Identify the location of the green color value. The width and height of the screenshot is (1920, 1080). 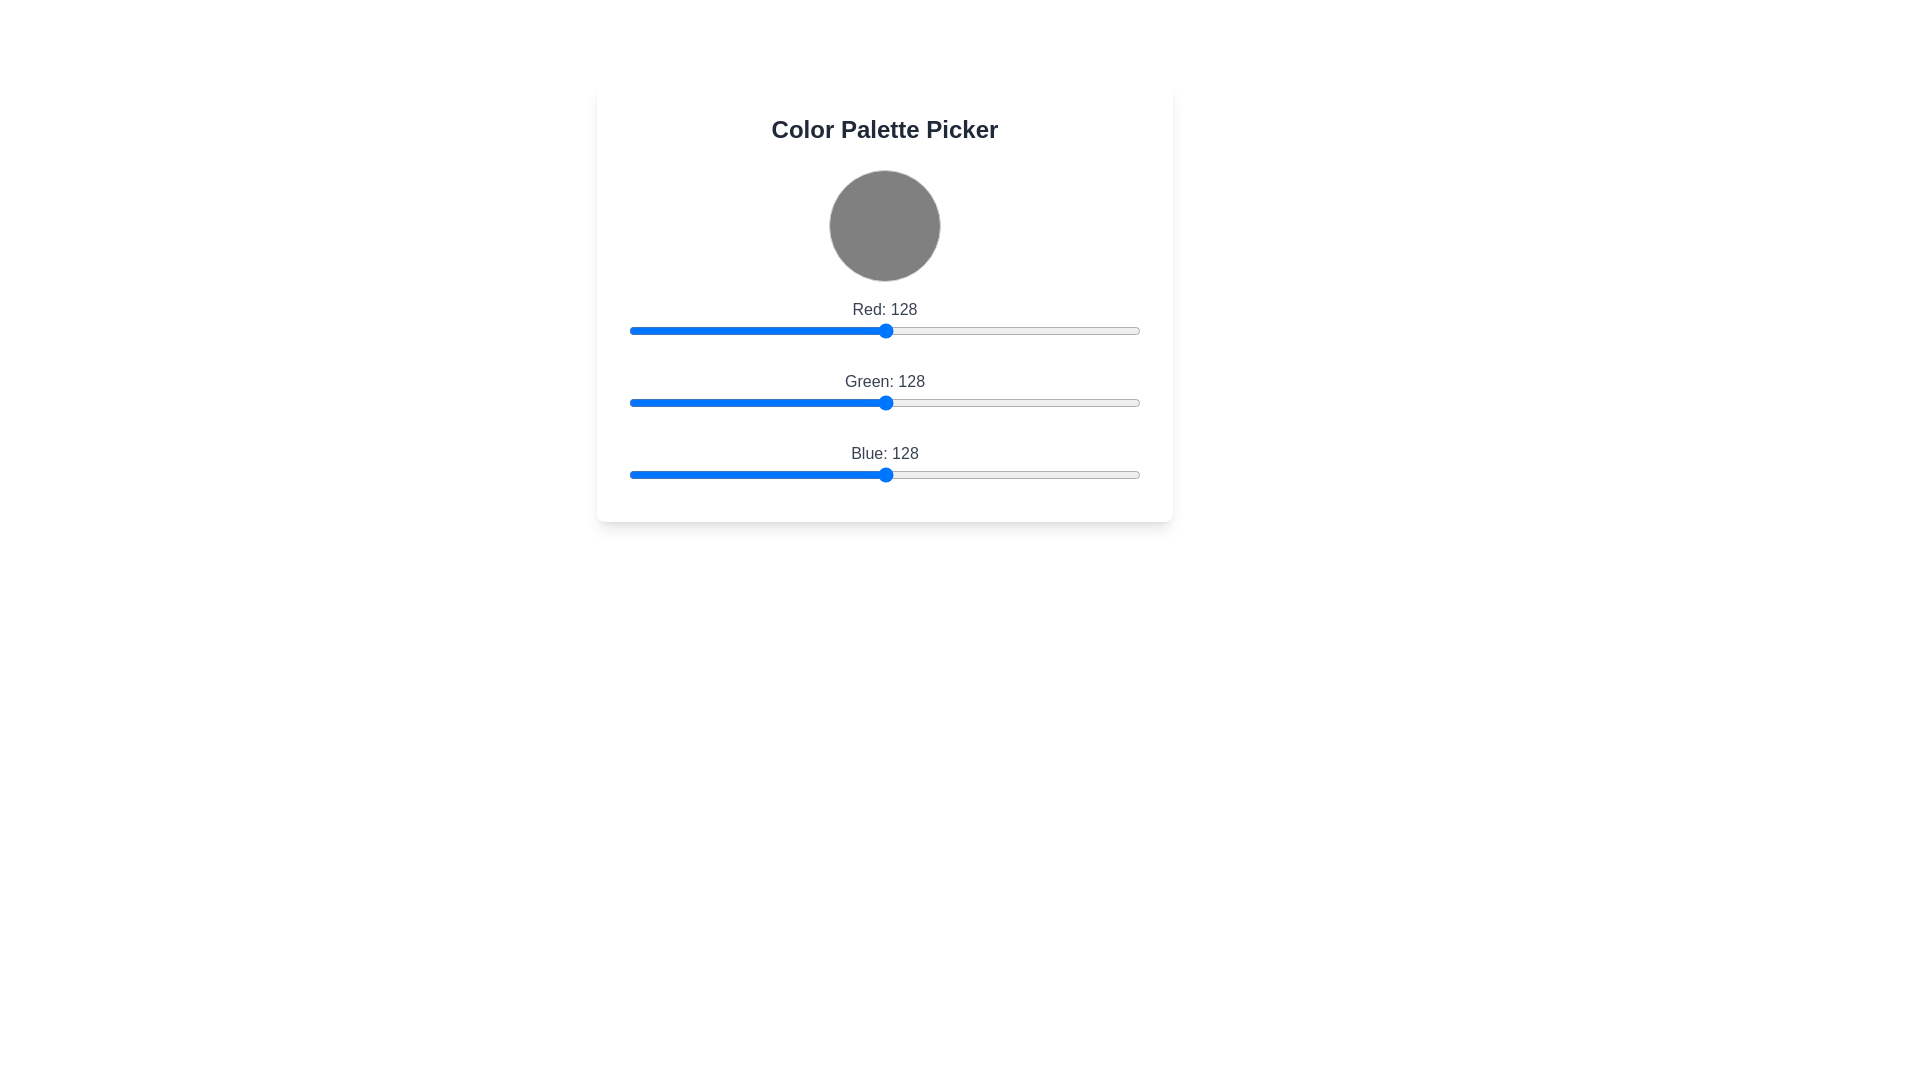
(857, 402).